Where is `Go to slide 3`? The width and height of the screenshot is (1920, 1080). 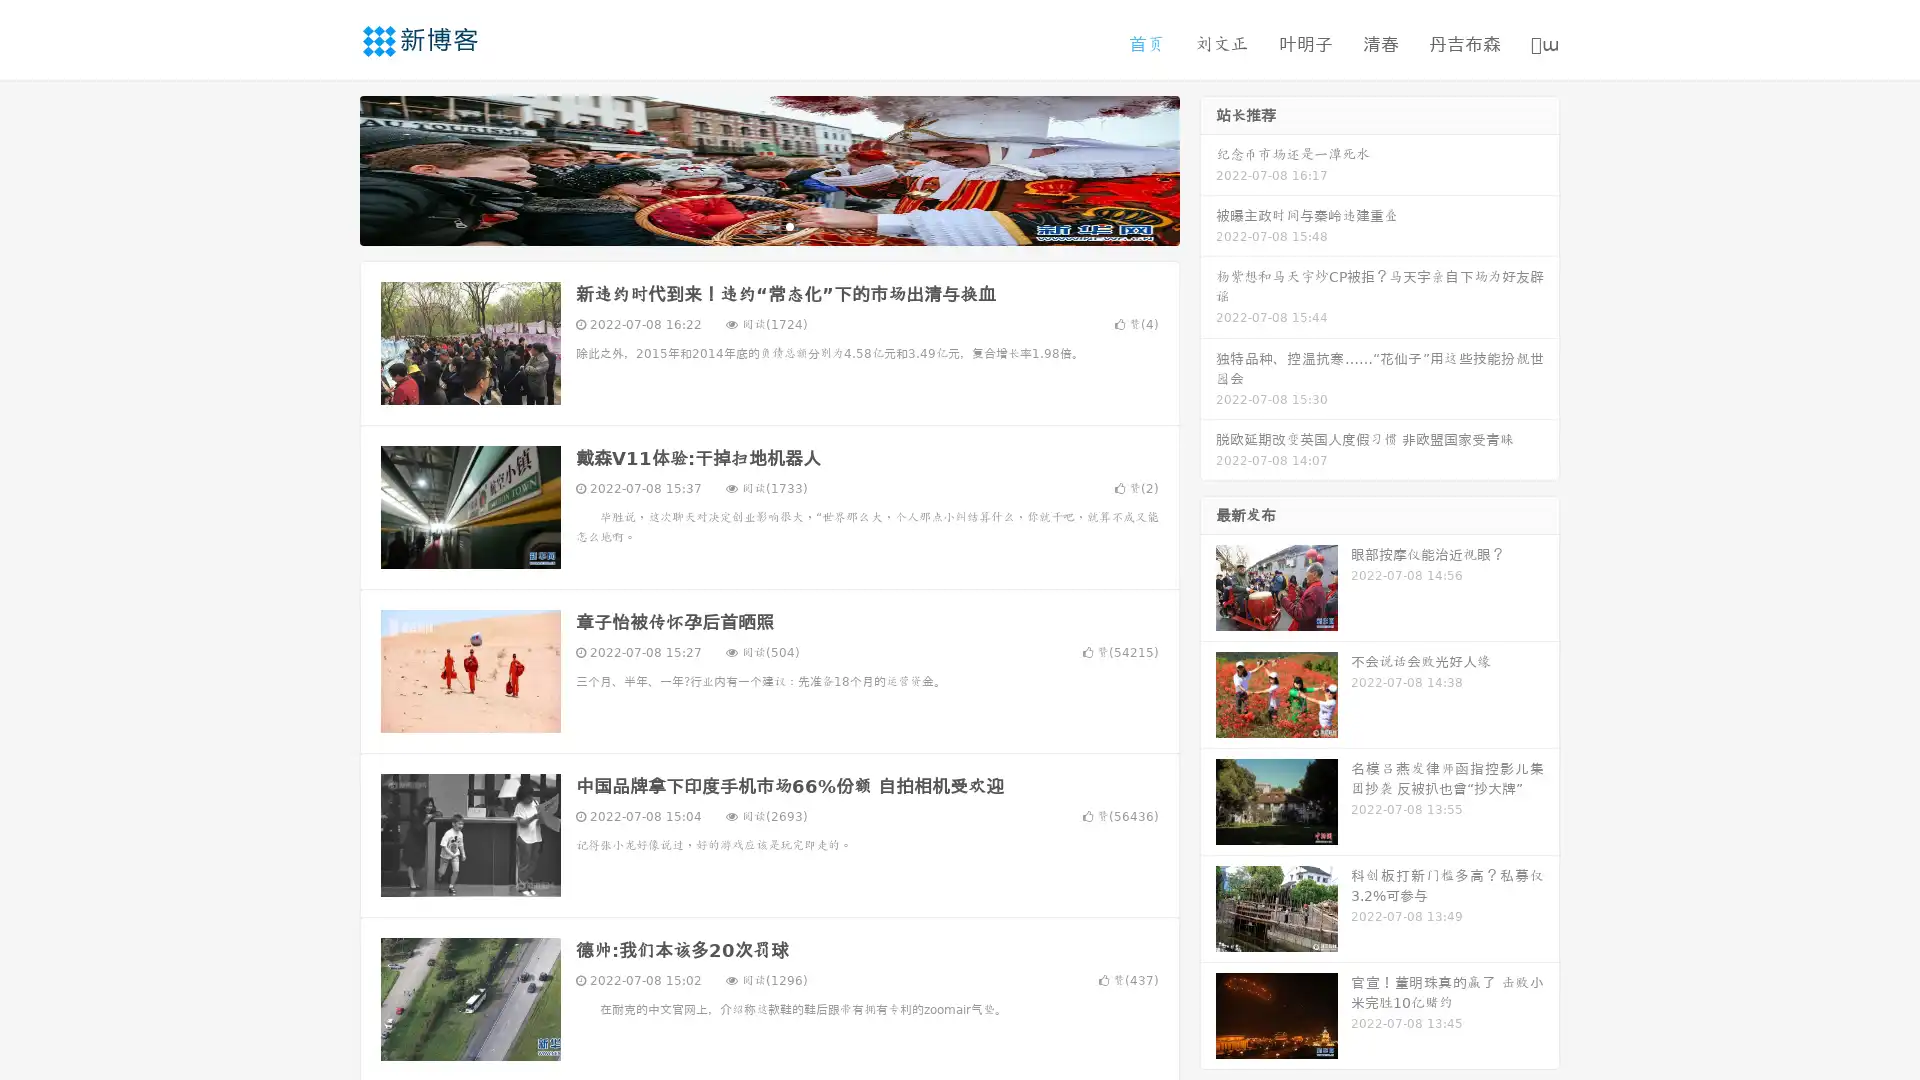 Go to slide 3 is located at coordinates (789, 225).